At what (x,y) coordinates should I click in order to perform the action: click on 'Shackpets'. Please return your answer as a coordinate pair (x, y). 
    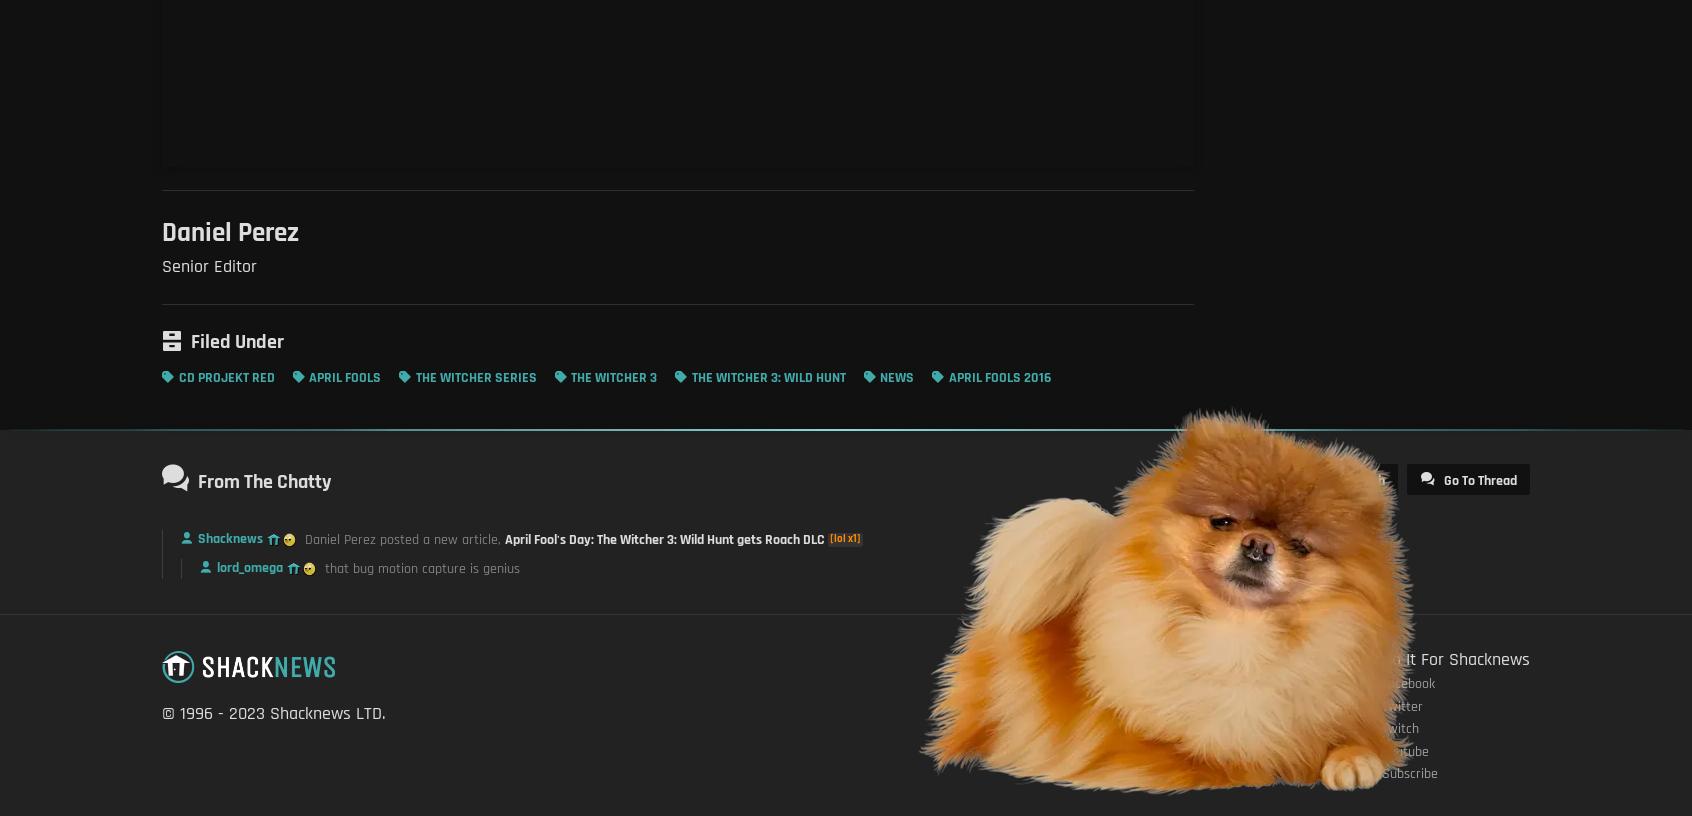
    Looking at the image, I should click on (1236, 705).